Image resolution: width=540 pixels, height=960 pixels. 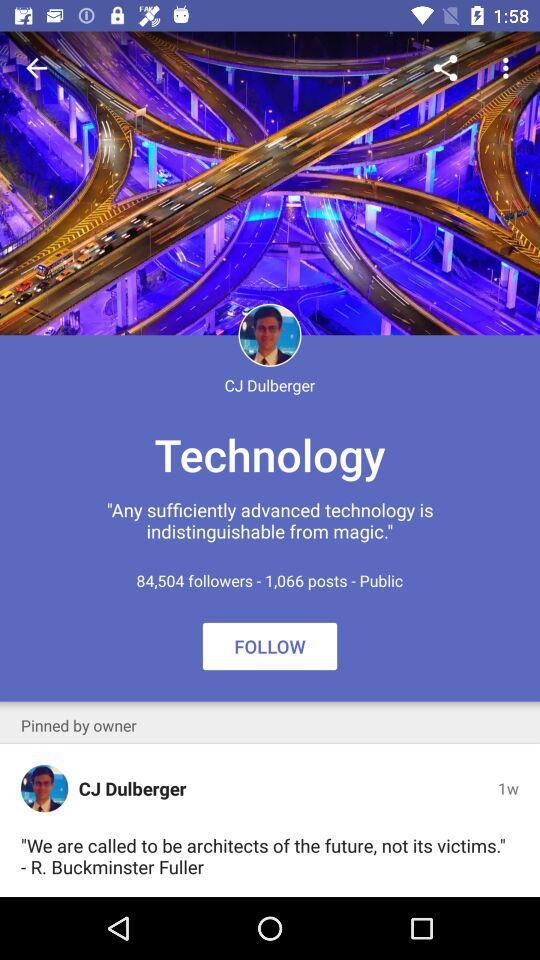 What do you see at coordinates (445, 68) in the screenshot?
I see `share icon` at bounding box center [445, 68].